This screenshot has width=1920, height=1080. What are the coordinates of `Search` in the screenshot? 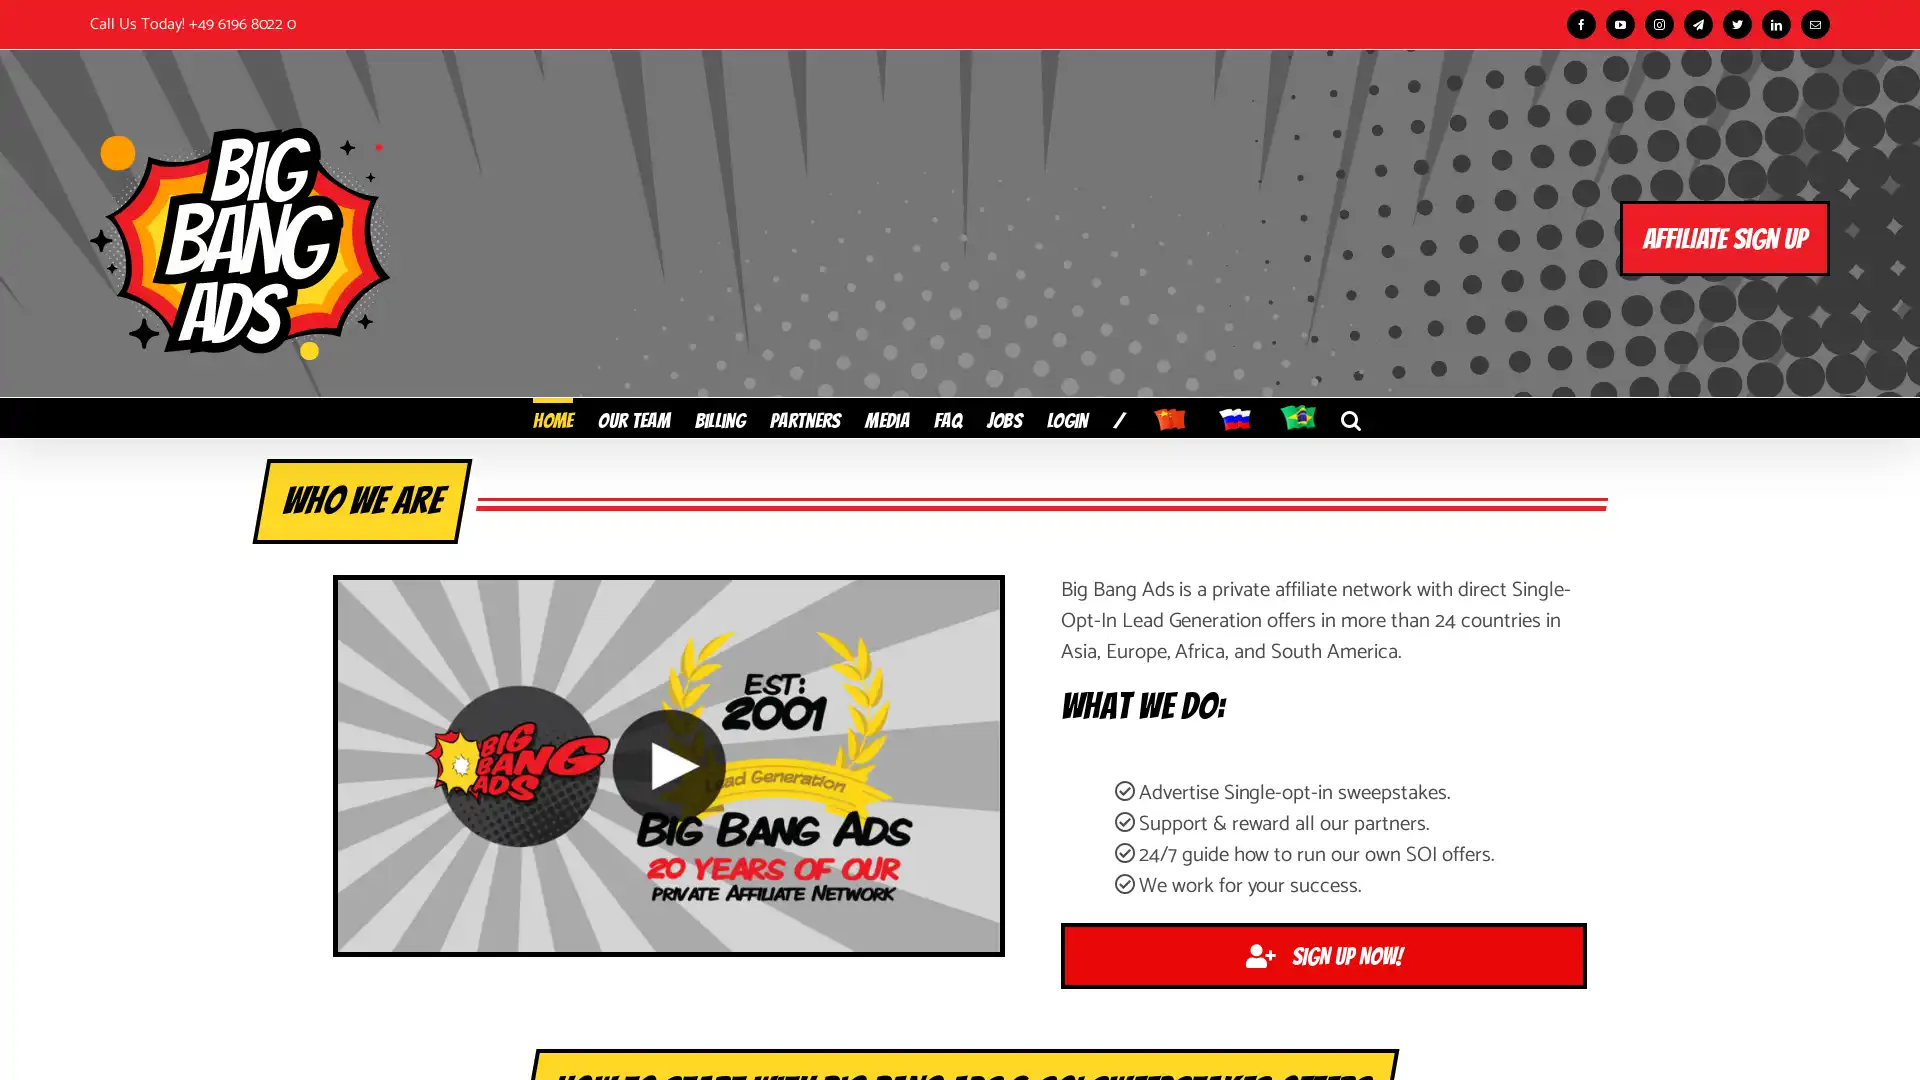 It's located at (1350, 415).